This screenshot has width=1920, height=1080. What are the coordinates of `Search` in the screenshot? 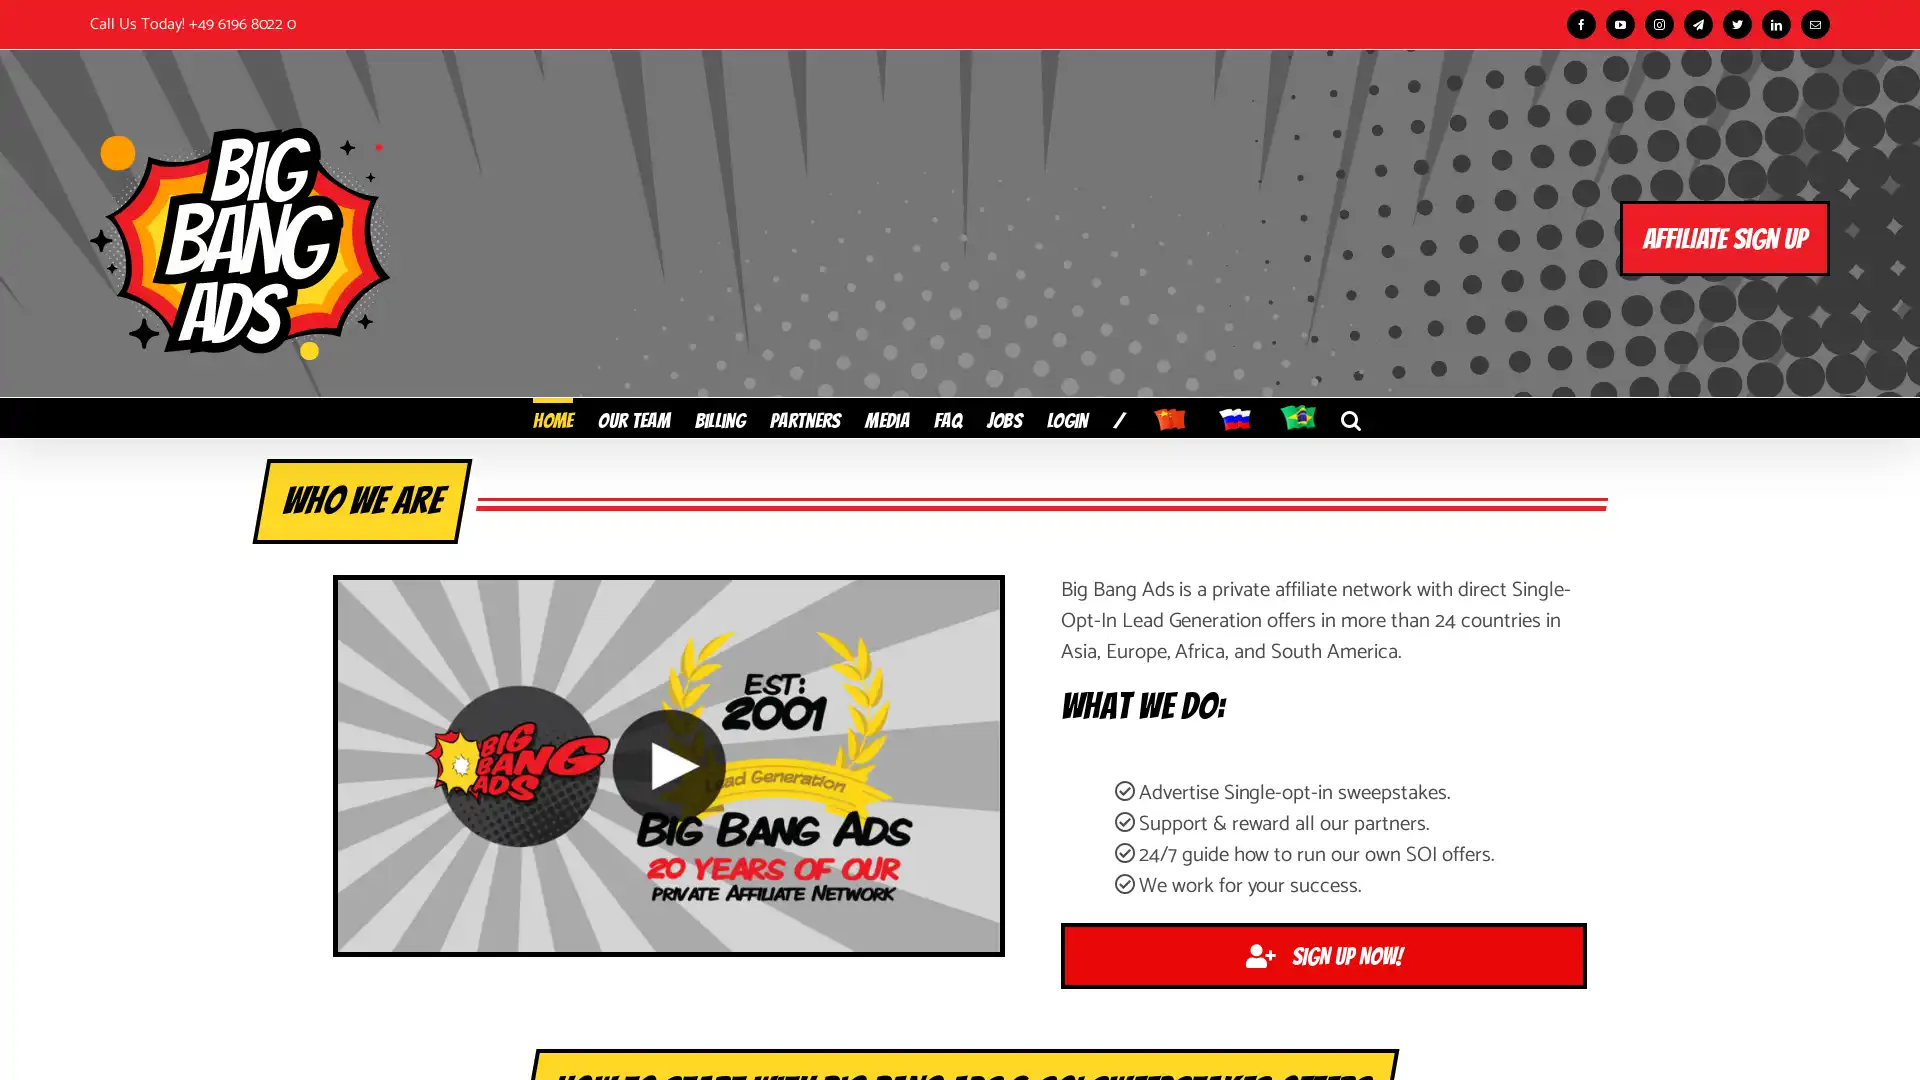 It's located at (1350, 415).